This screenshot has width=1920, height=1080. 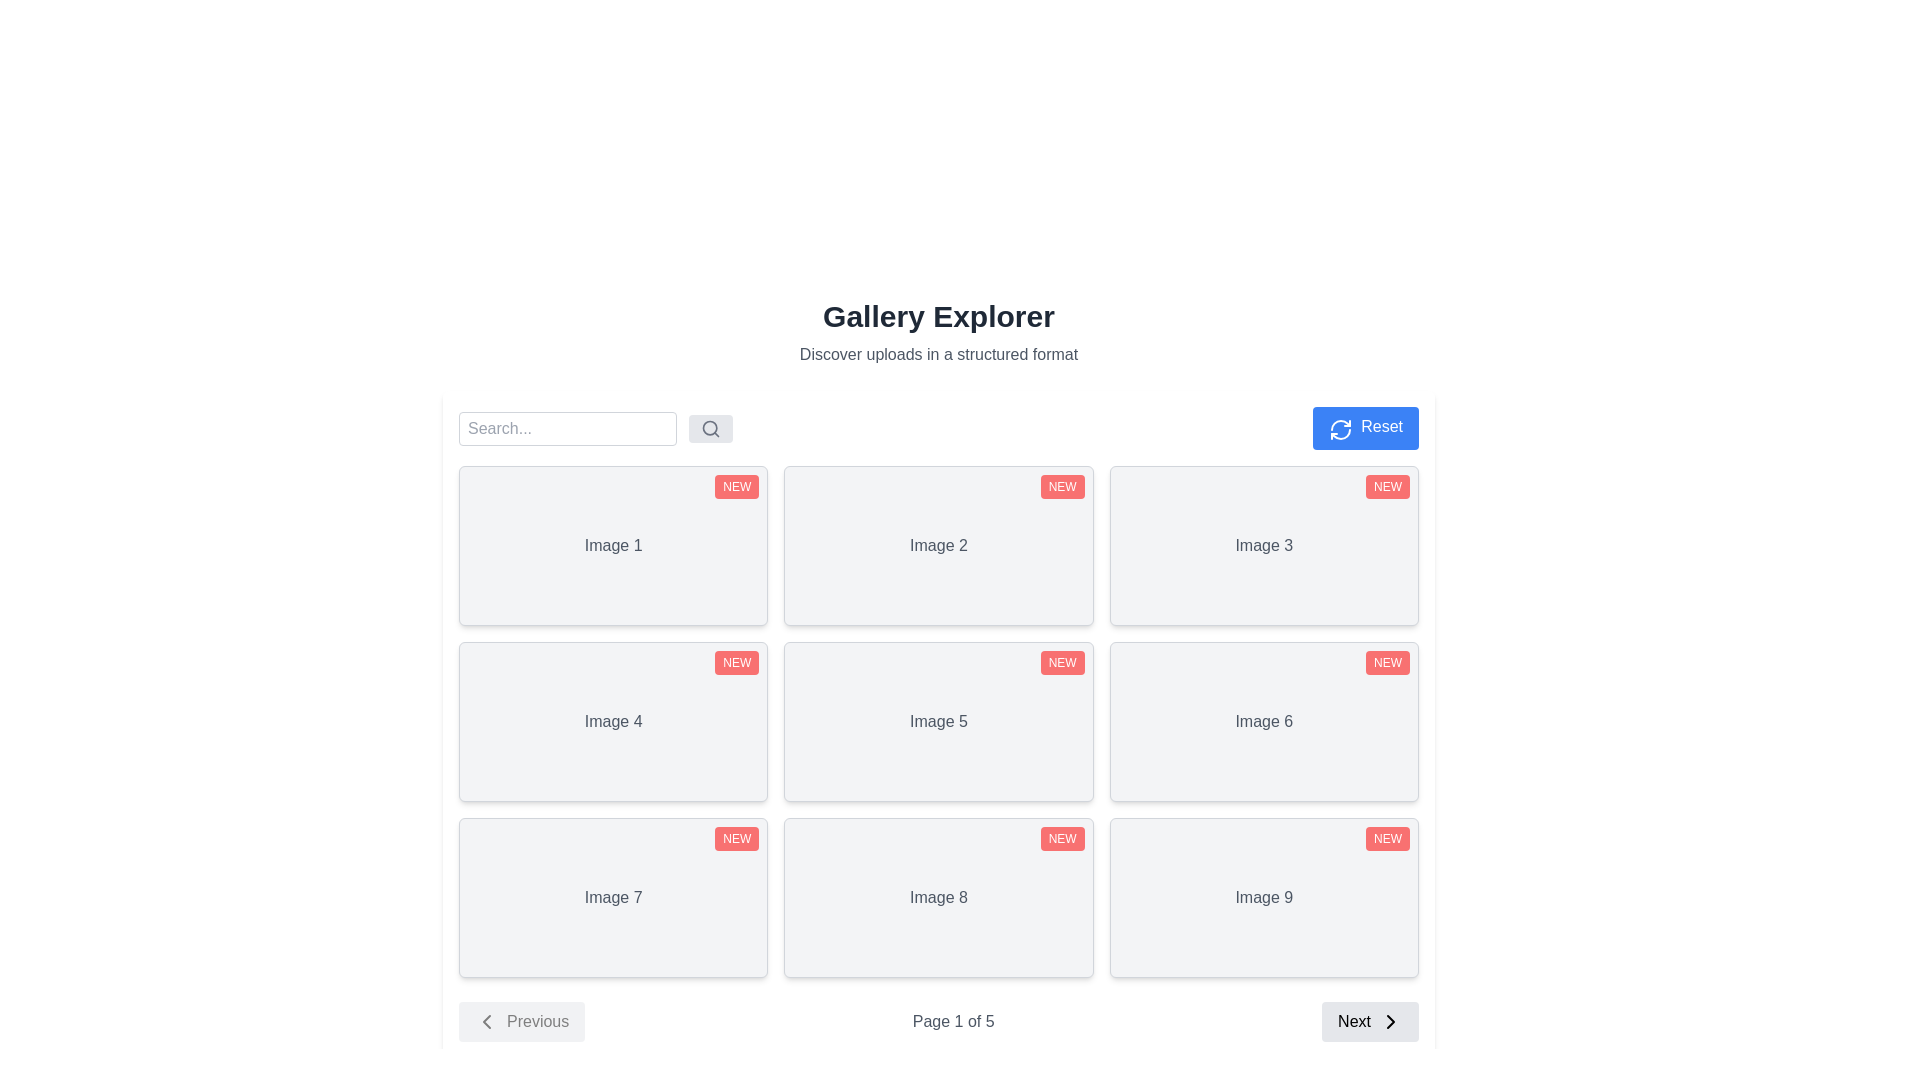 What do you see at coordinates (1341, 428) in the screenshot?
I see `the blue icon featuring two circular arrows in a clockwise orientation, which is part of the 'Reset' button located towards the top-right of the interface` at bounding box center [1341, 428].